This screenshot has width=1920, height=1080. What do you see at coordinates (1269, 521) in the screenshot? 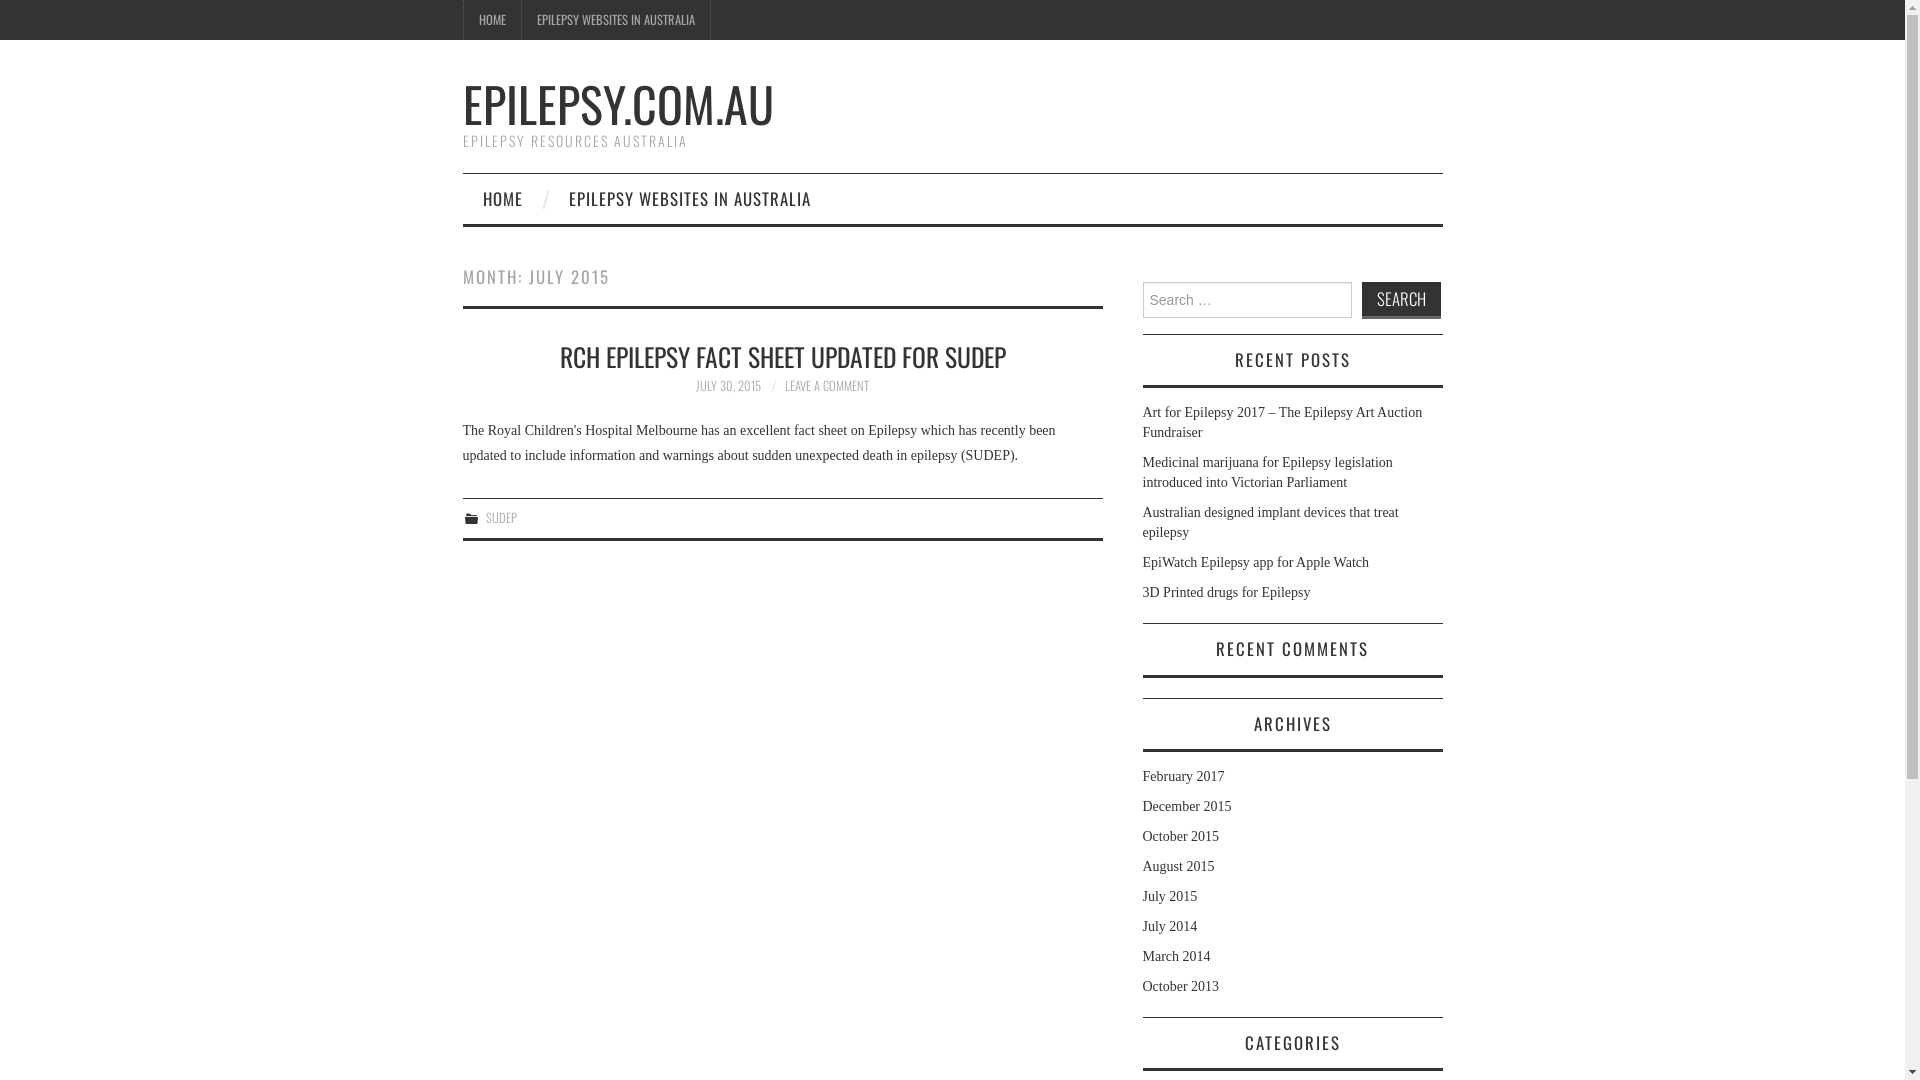
I see `'Australian designed implant devices that treat epilepsy'` at bounding box center [1269, 521].